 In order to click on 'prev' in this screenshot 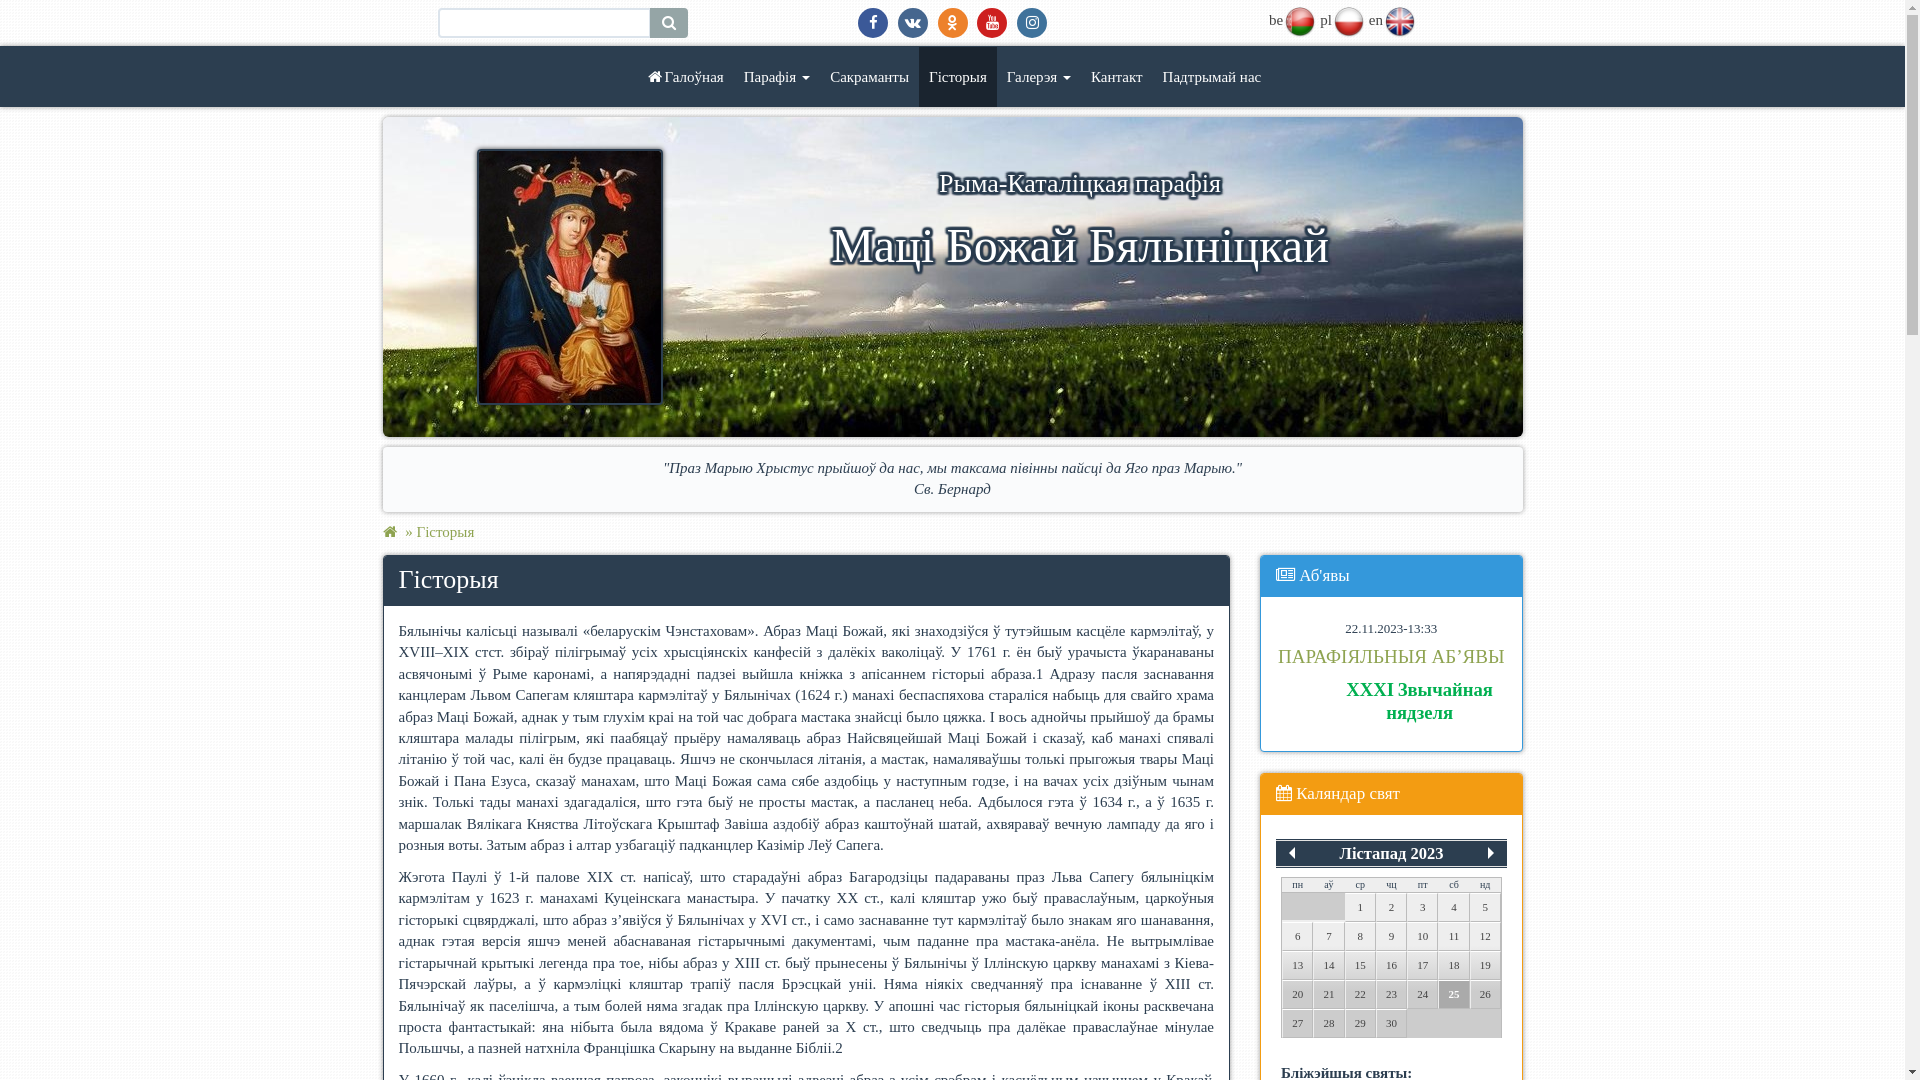, I will do `click(1277, 852)`.